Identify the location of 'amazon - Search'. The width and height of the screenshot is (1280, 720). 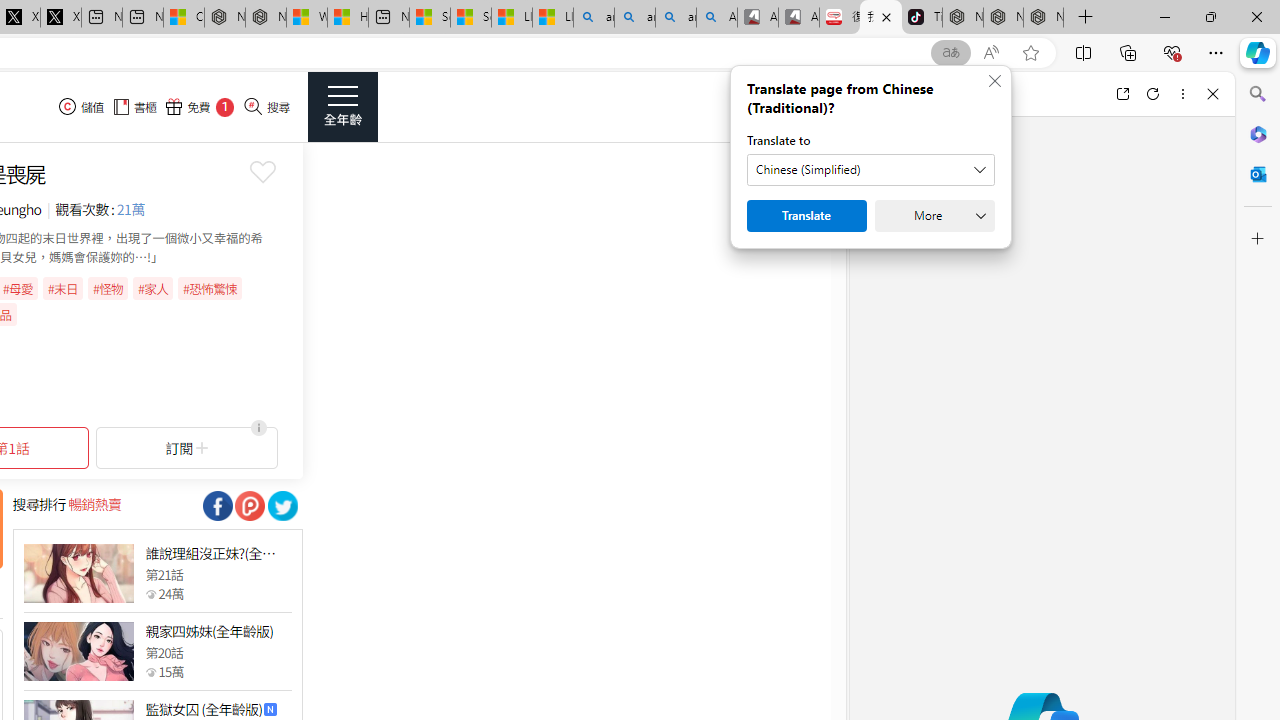
(633, 17).